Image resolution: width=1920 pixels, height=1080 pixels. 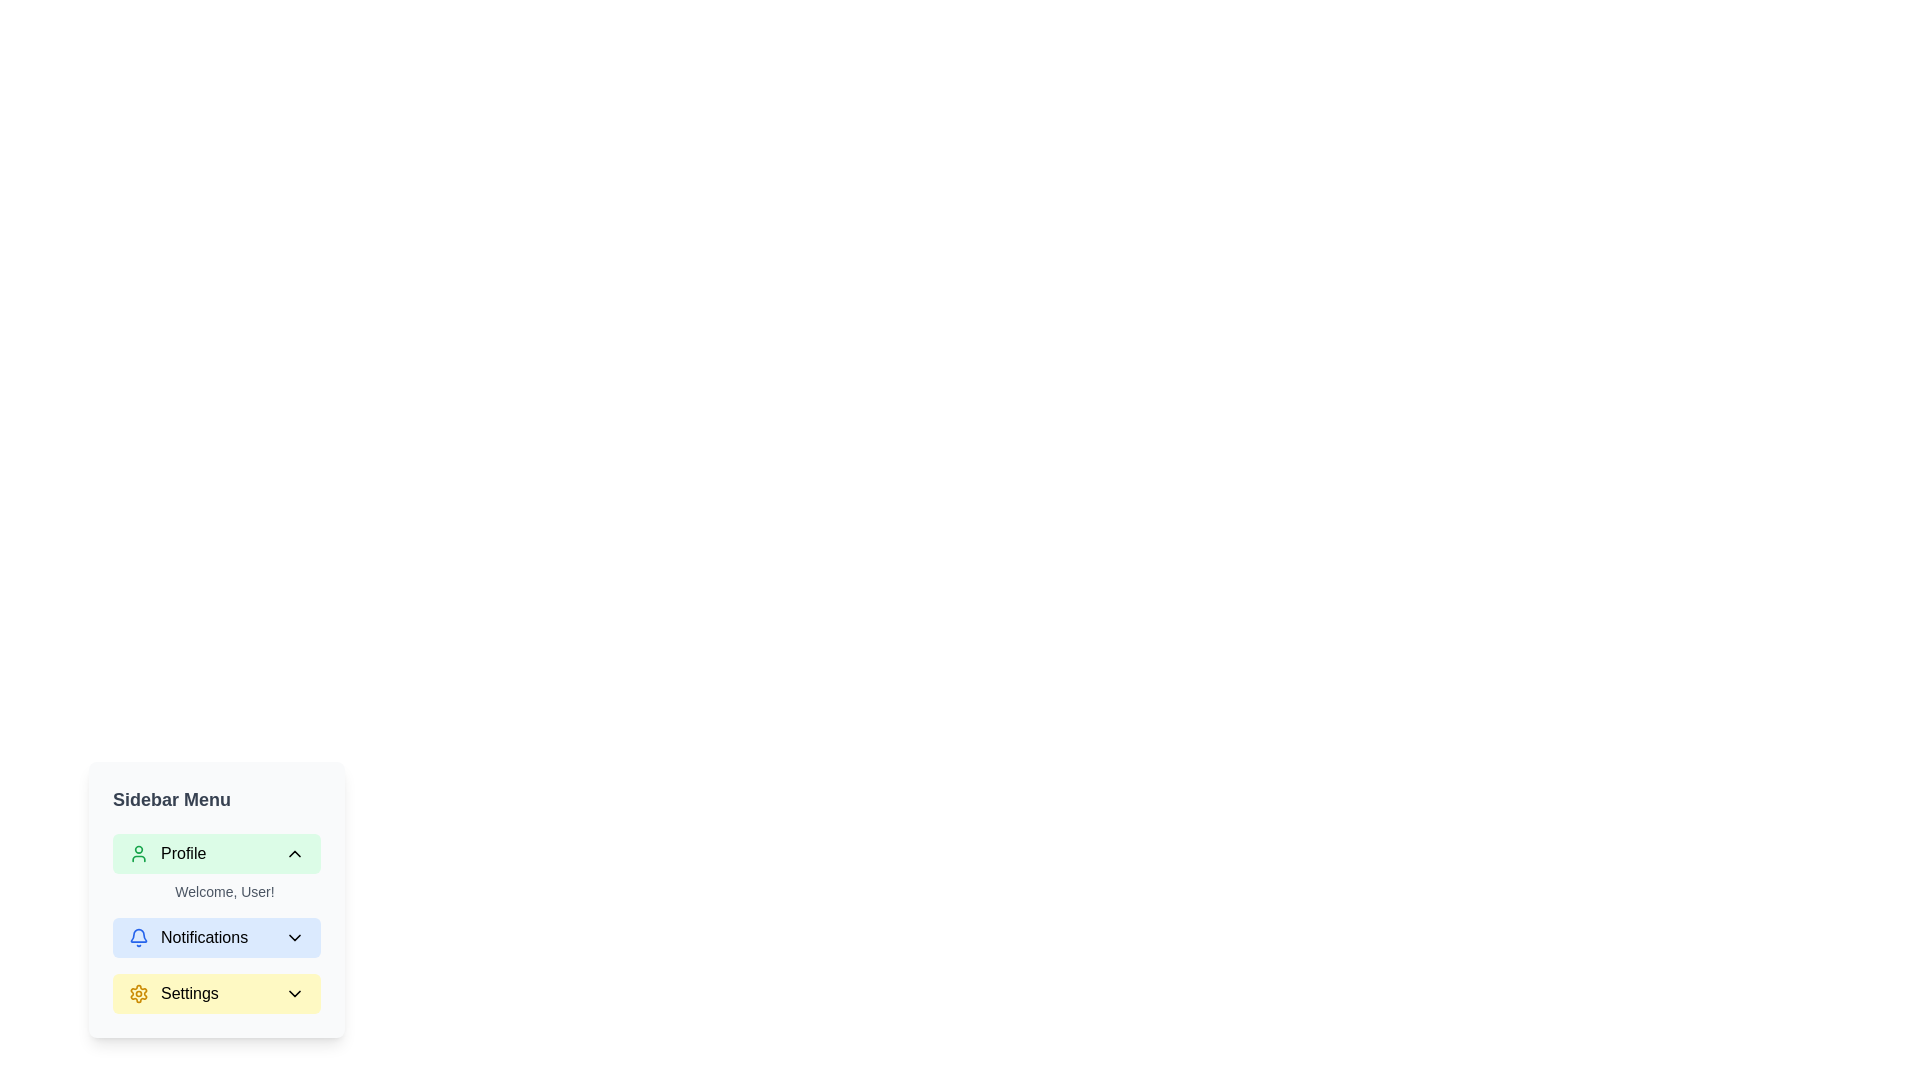 What do you see at coordinates (172, 798) in the screenshot?
I see `the Label that serves as a section title for the menu options, located at the top of the vertical menu section` at bounding box center [172, 798].